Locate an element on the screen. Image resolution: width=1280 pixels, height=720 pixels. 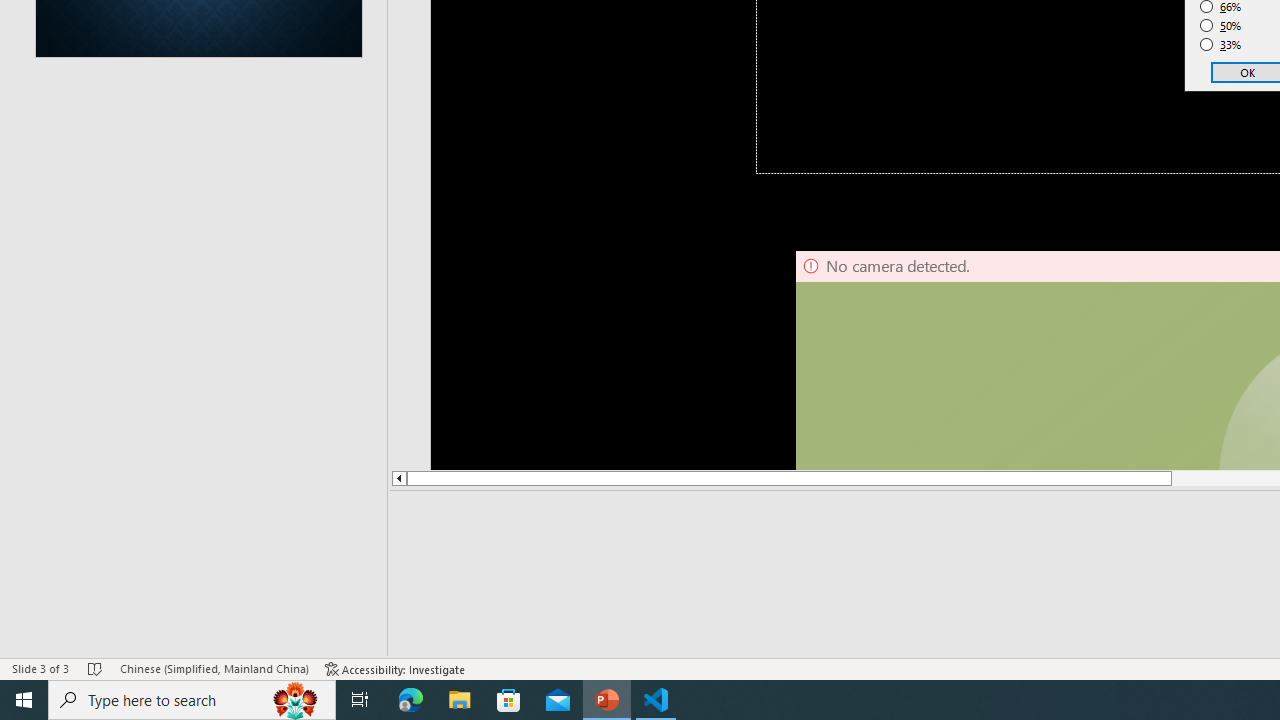
'Type here to search' is located at coordinates (192, 698).